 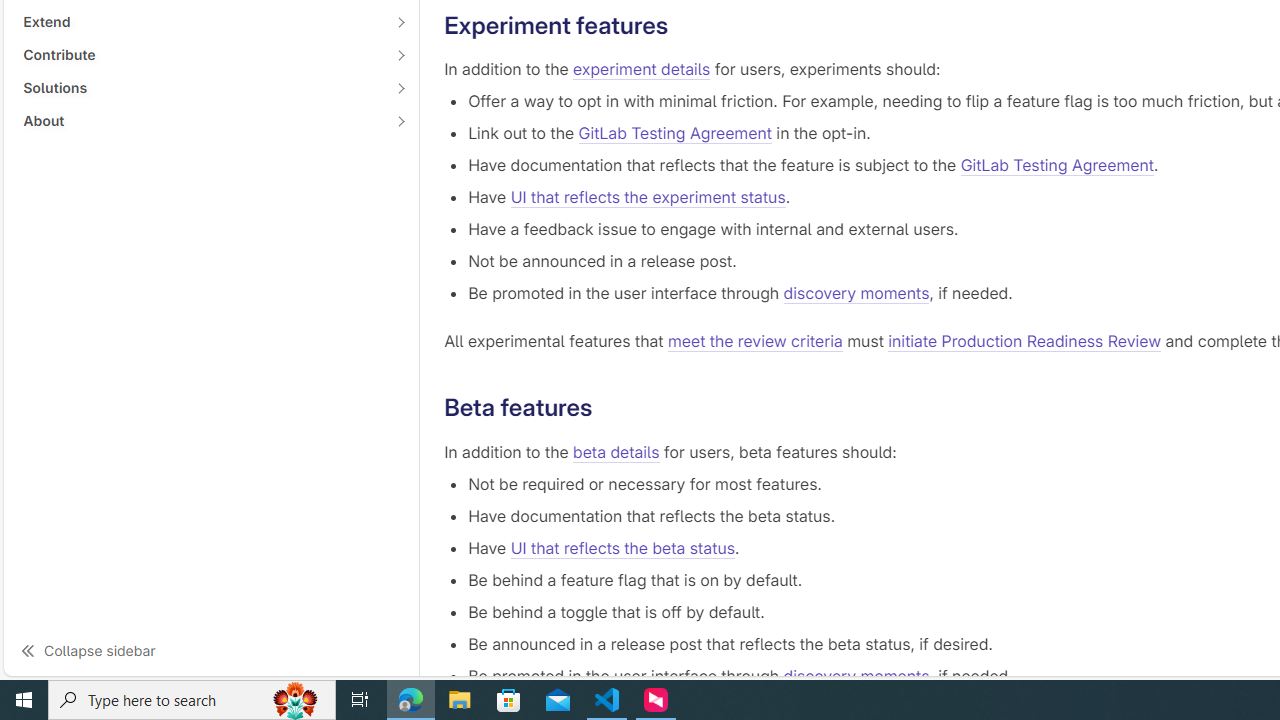 What do you see at coordinates (1025, 341) in the screenshot?
I see `'initiate Production Readiness Review'` at bounding box center [1025, 341].